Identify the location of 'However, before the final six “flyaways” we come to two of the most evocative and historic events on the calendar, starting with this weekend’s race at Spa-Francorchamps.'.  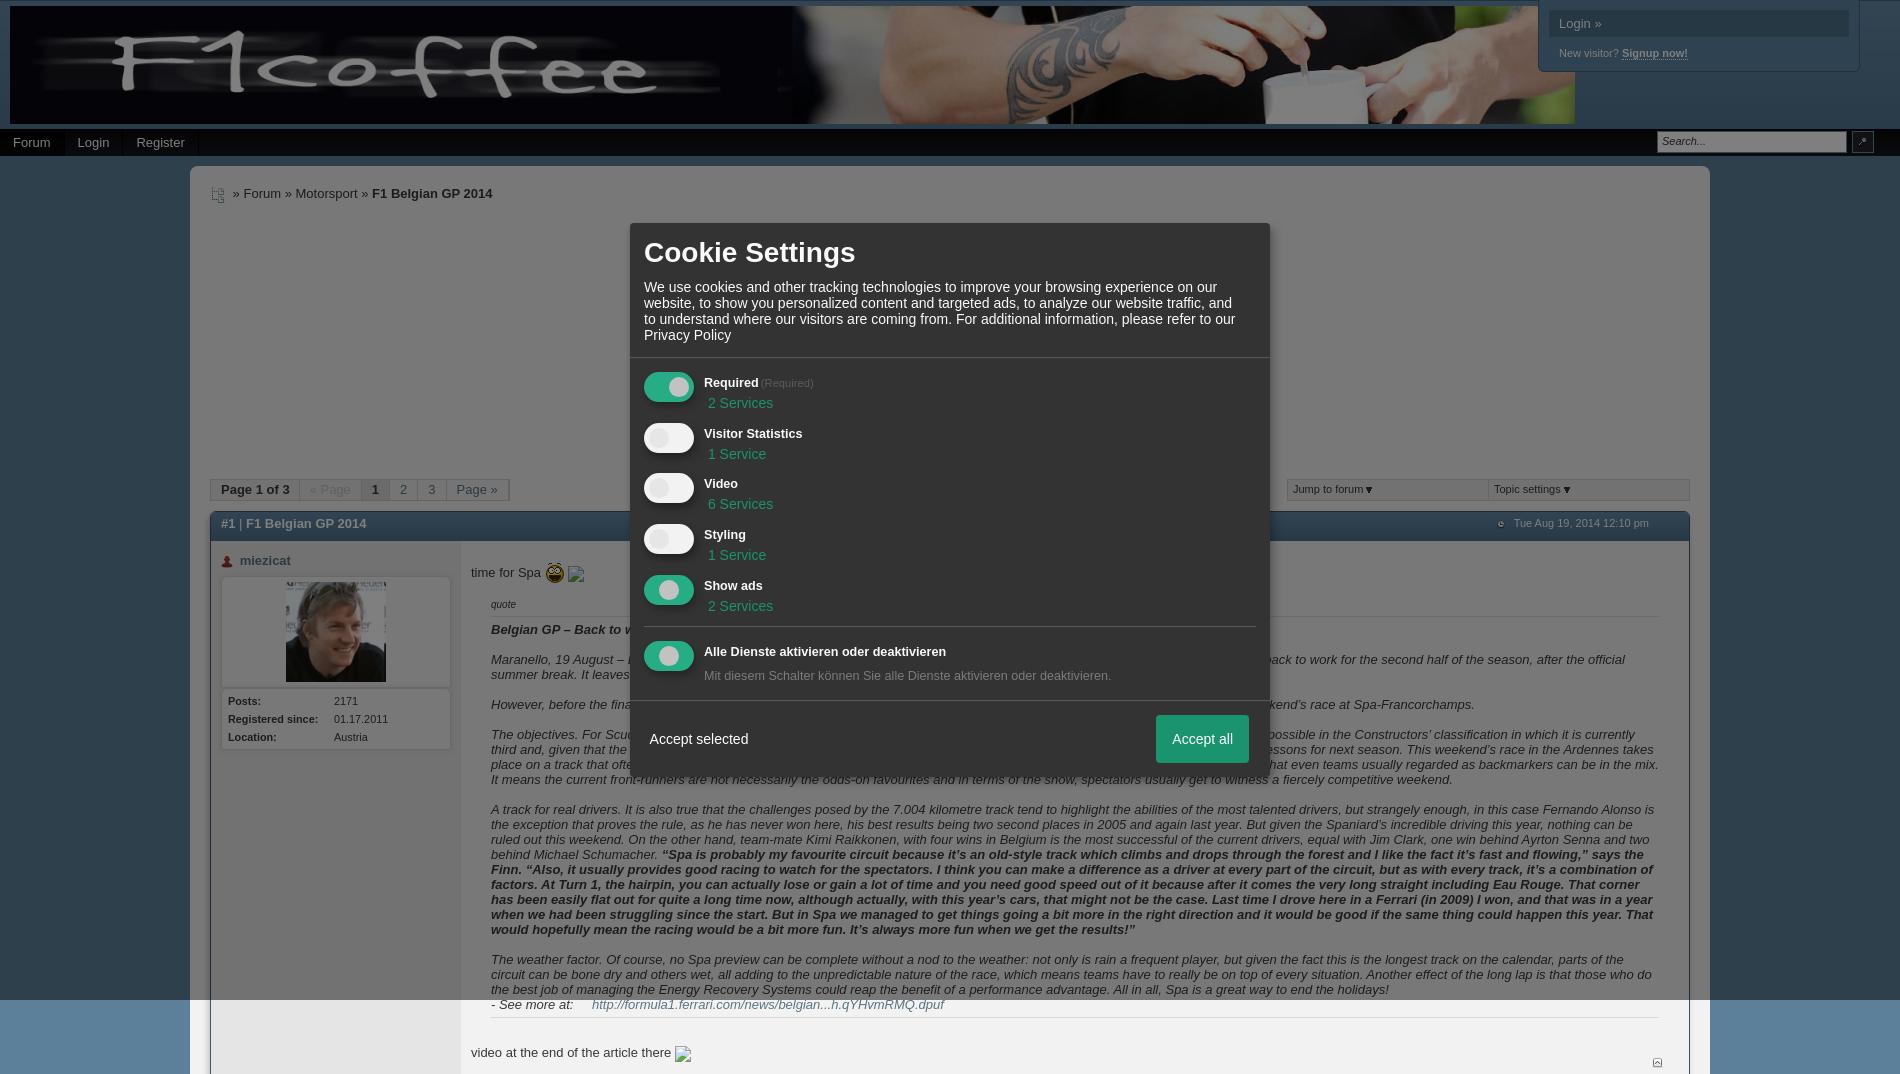
(490, 704).